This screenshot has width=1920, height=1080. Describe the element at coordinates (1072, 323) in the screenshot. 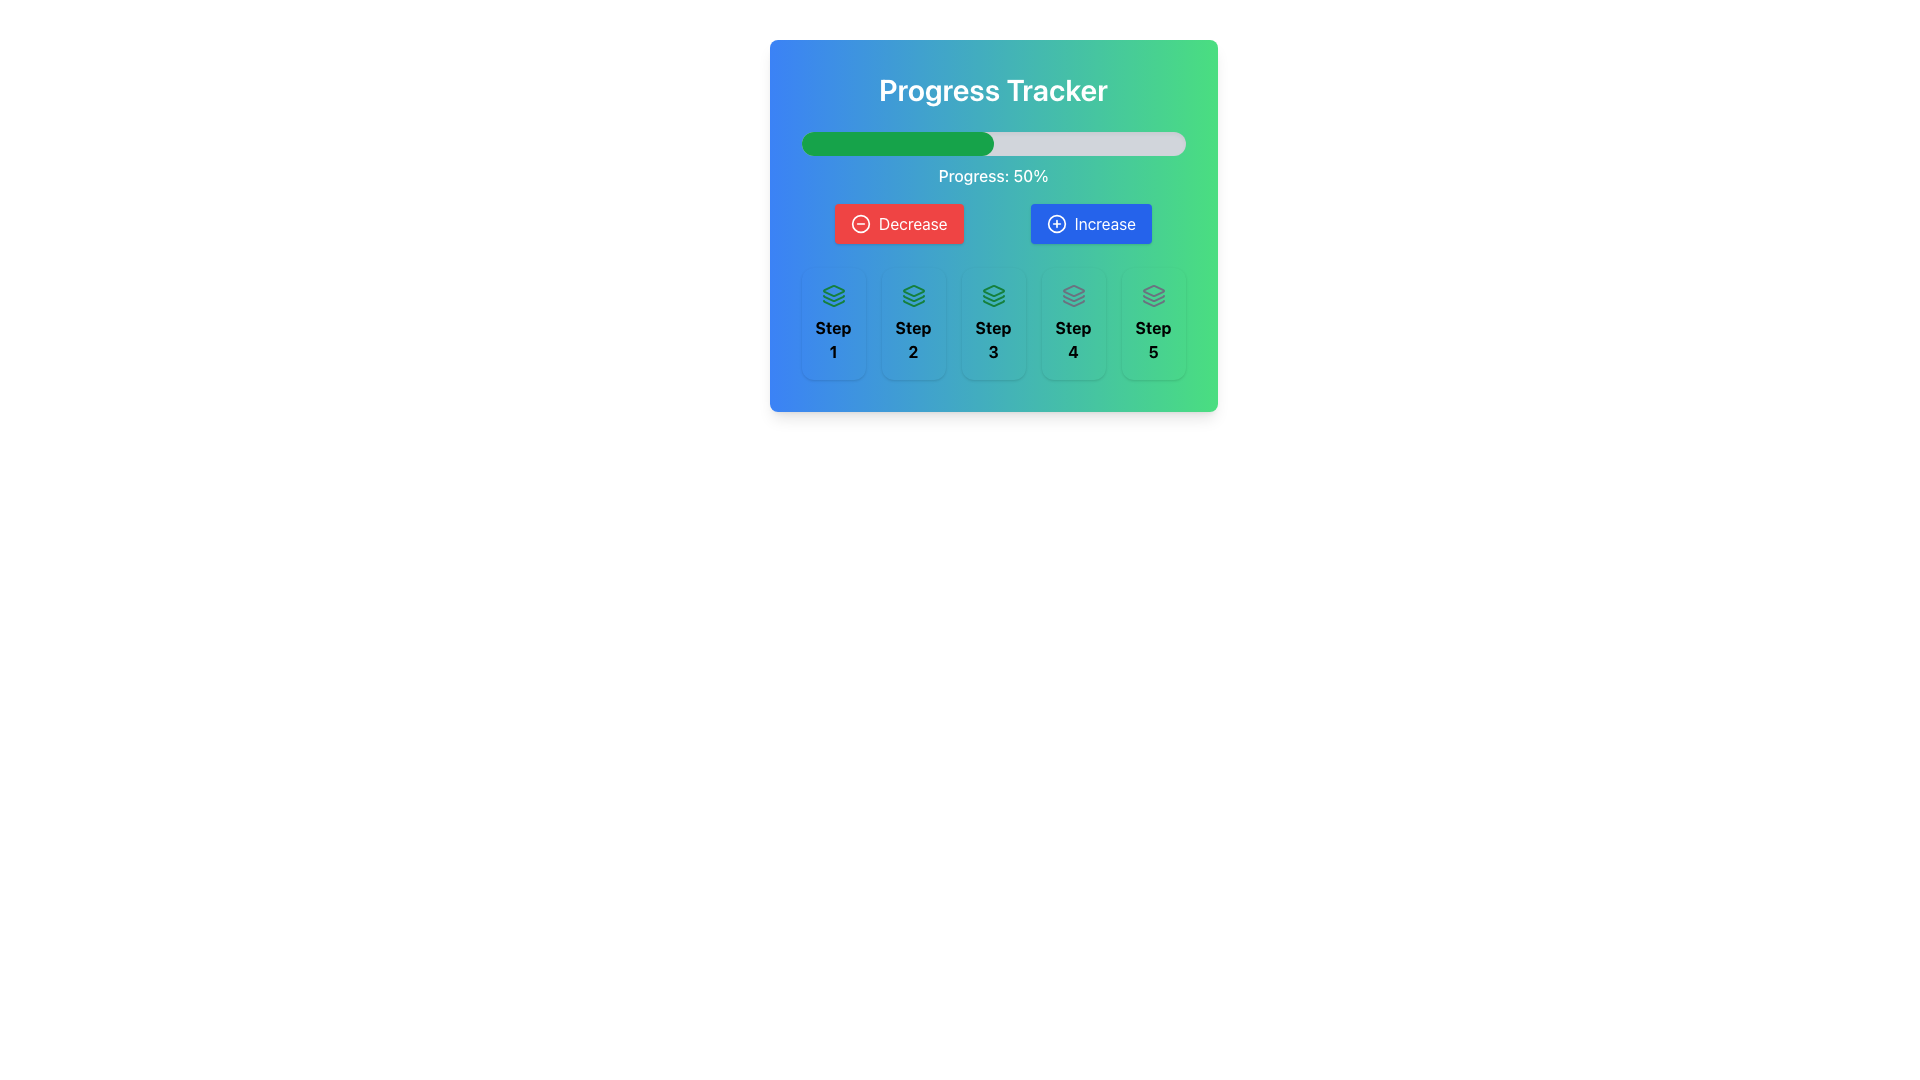

I see `the fourth step in the five-step progress tracker, which is represented by the Interactive Step Indicator (Non-clickable)` at that location.